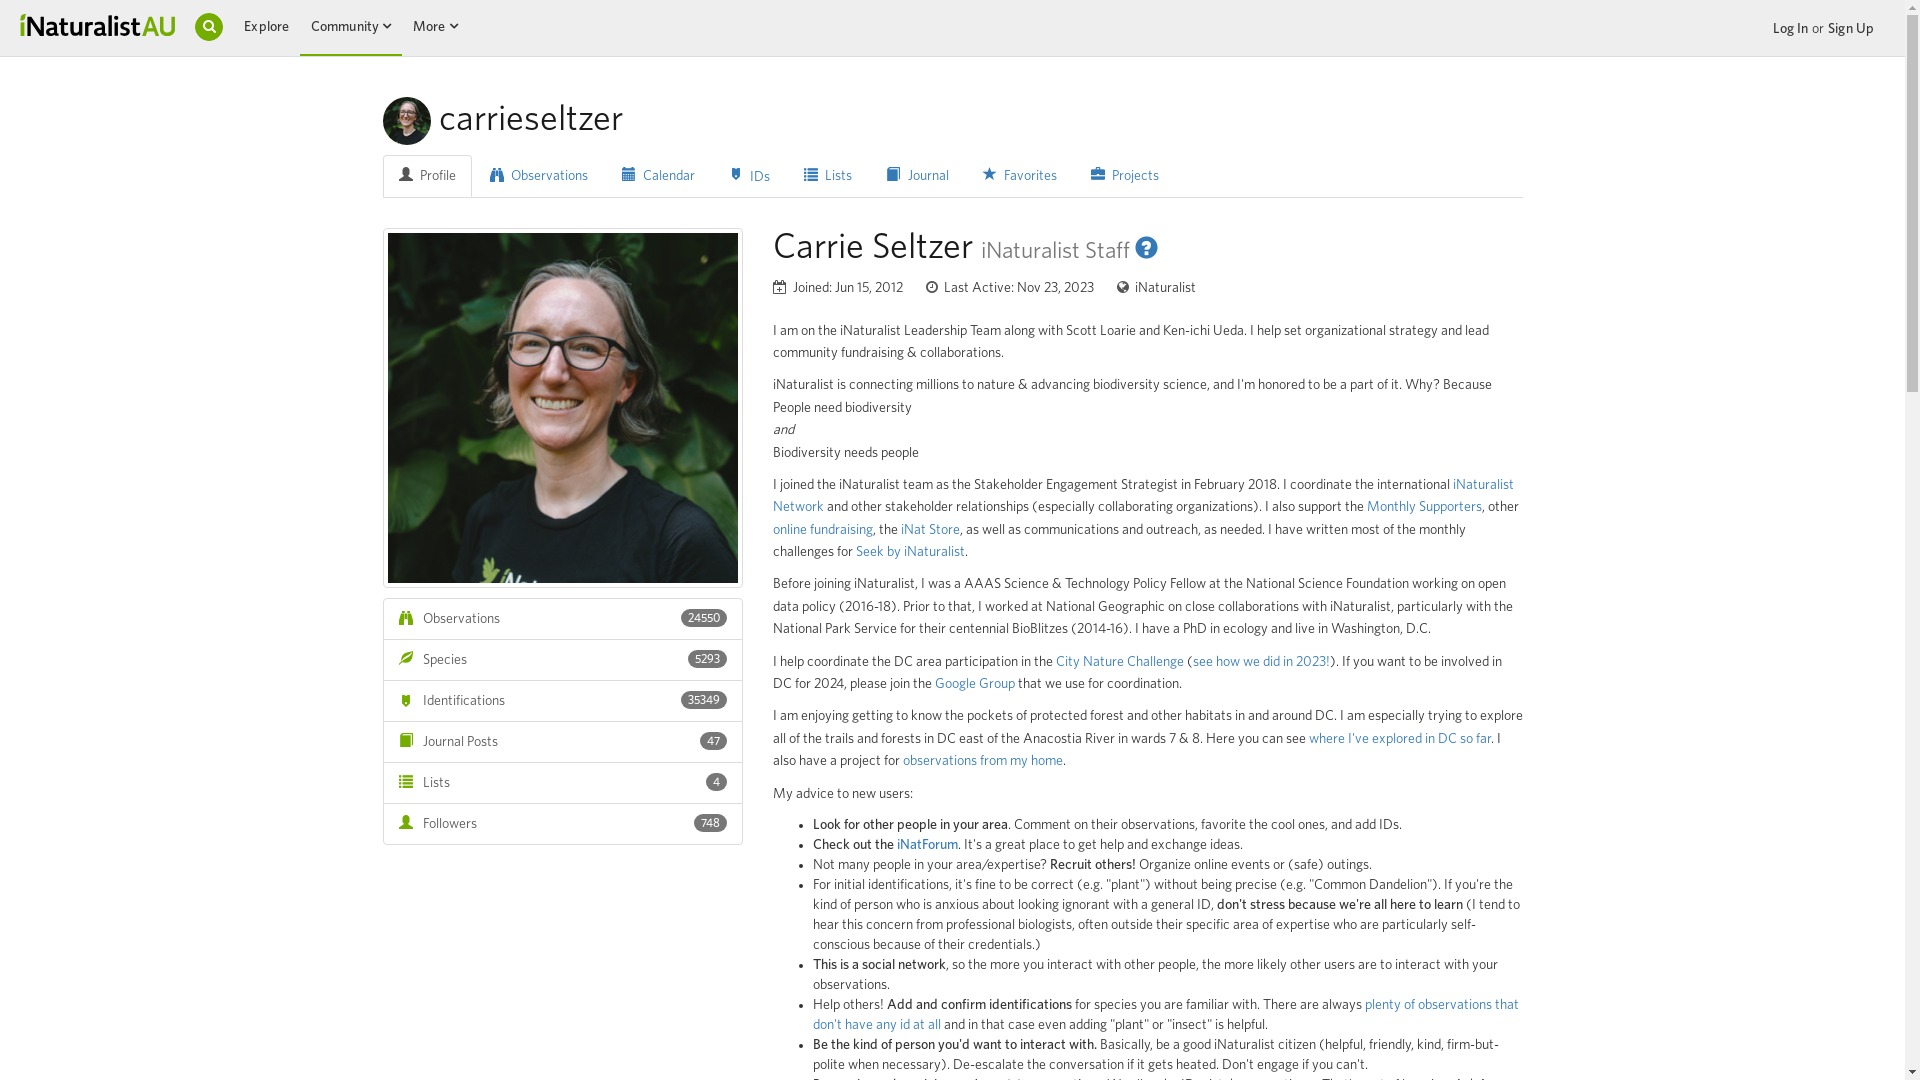 This screenshot has height=1080, width=1920. Describe the element at coordinates (1124, 175) in the screenshot. I see `'Projects'` at that location.